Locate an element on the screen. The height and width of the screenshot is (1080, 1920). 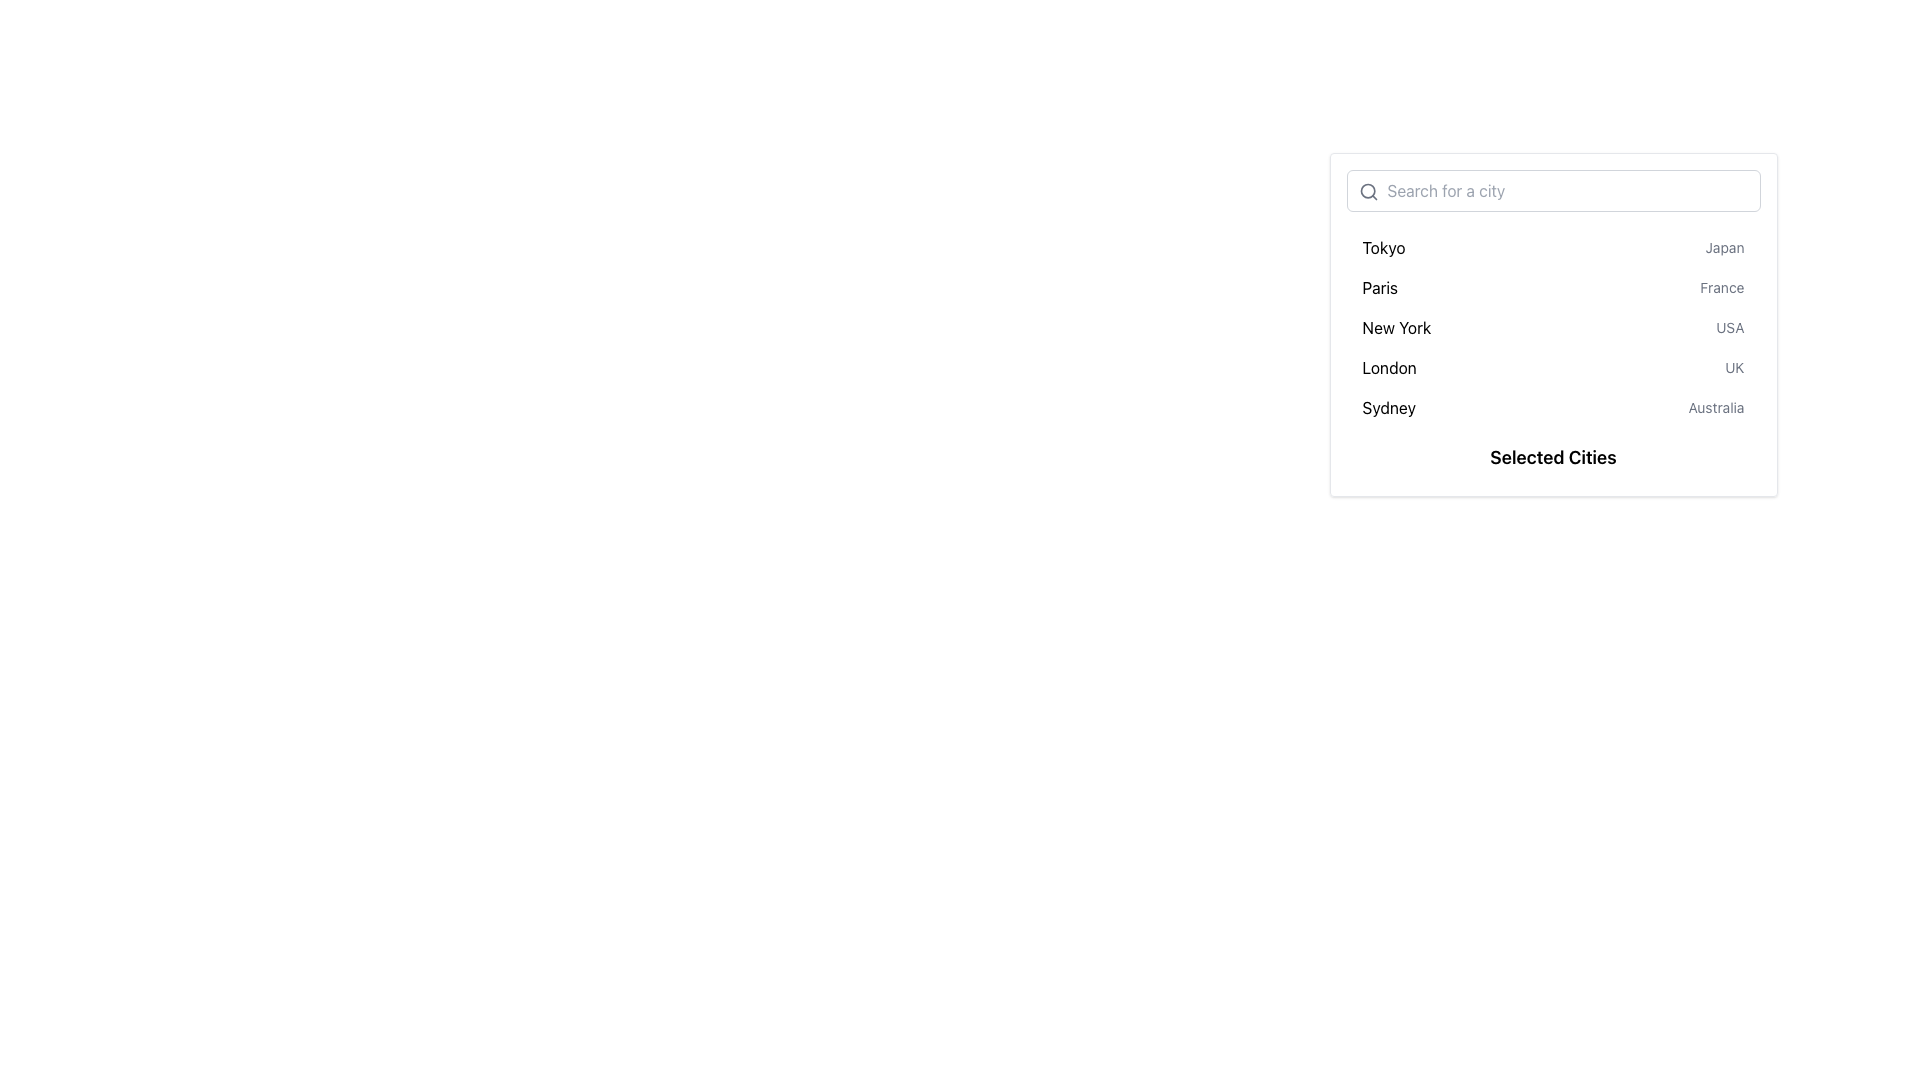
the text element representing the city 'London' is located at coordinates (1387, 367).